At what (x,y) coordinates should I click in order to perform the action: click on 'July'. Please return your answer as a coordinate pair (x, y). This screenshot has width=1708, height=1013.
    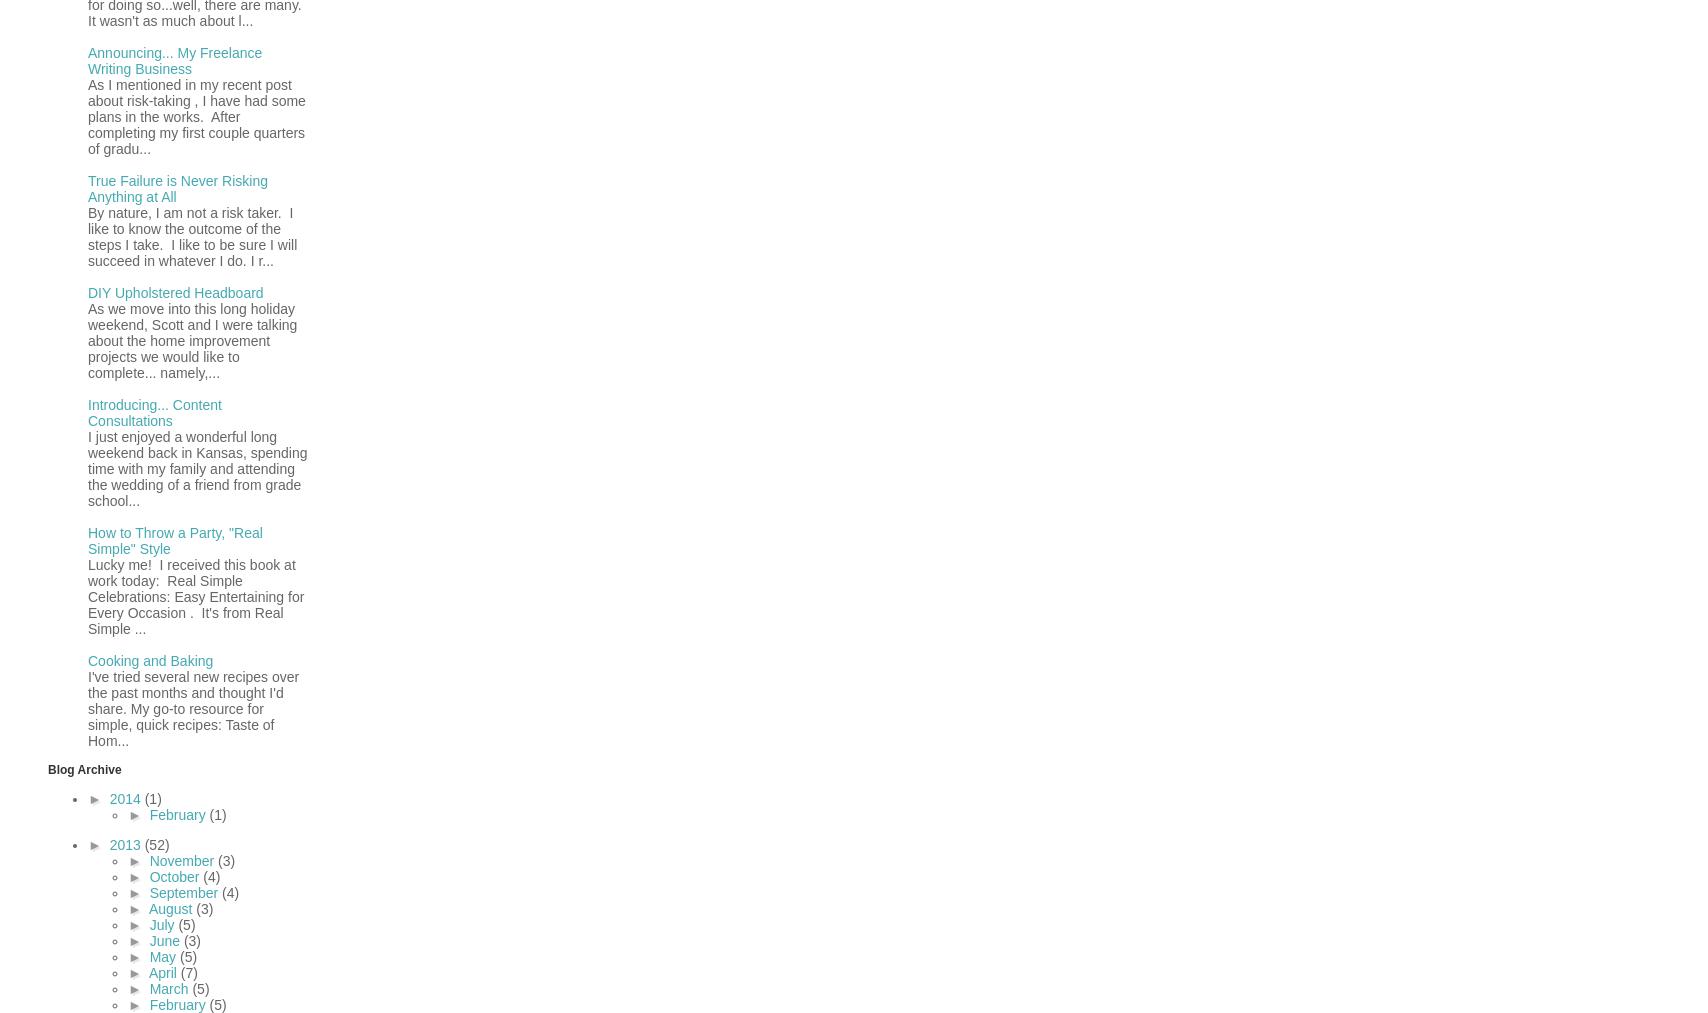
    Looking at the image, I should click on (163, 923).